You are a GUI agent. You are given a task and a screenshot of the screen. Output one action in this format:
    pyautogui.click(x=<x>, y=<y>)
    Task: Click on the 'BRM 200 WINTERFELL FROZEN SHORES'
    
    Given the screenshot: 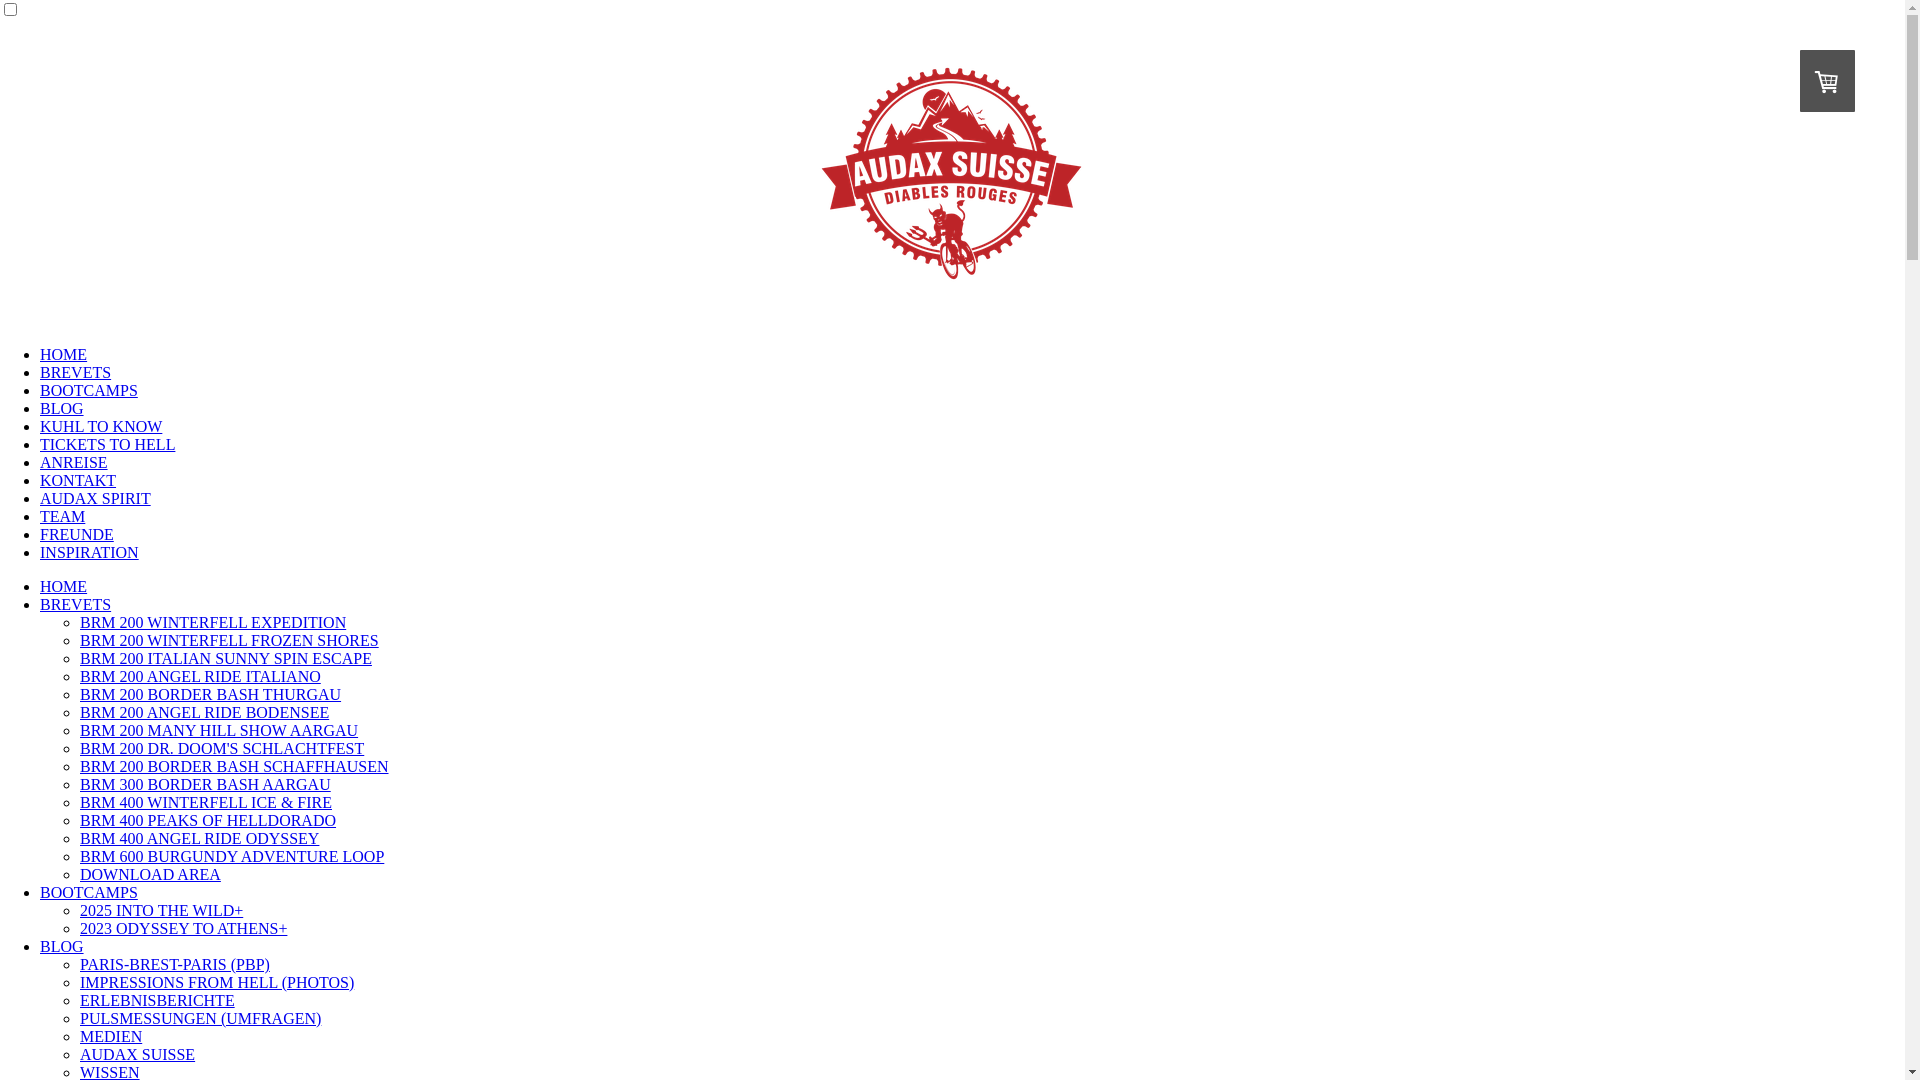 What is the action you would take?
    pyautogui.click(x=229, y=640)
    